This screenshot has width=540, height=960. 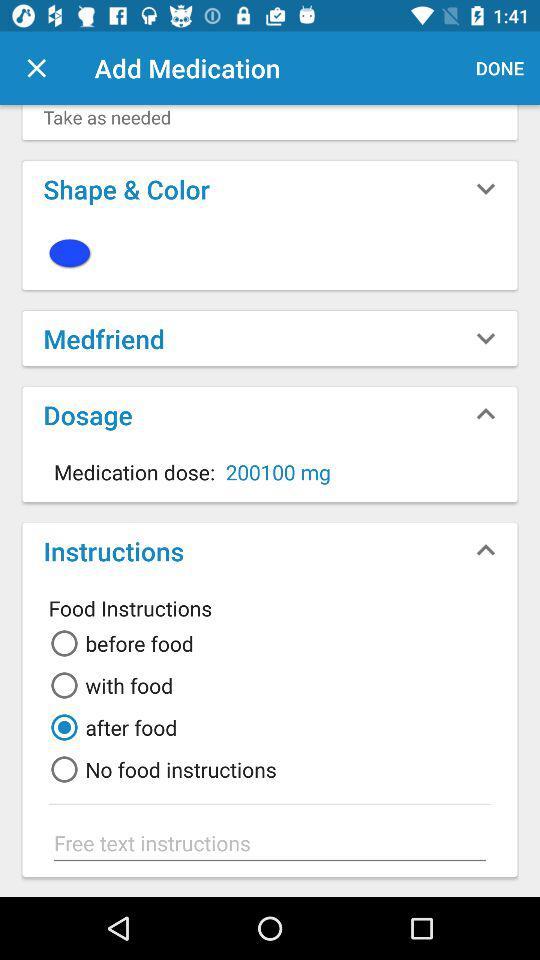 What do you see at coordinates (108, 685) in the screenshot?
I see `with food icon` at bounding box center [108, 685].